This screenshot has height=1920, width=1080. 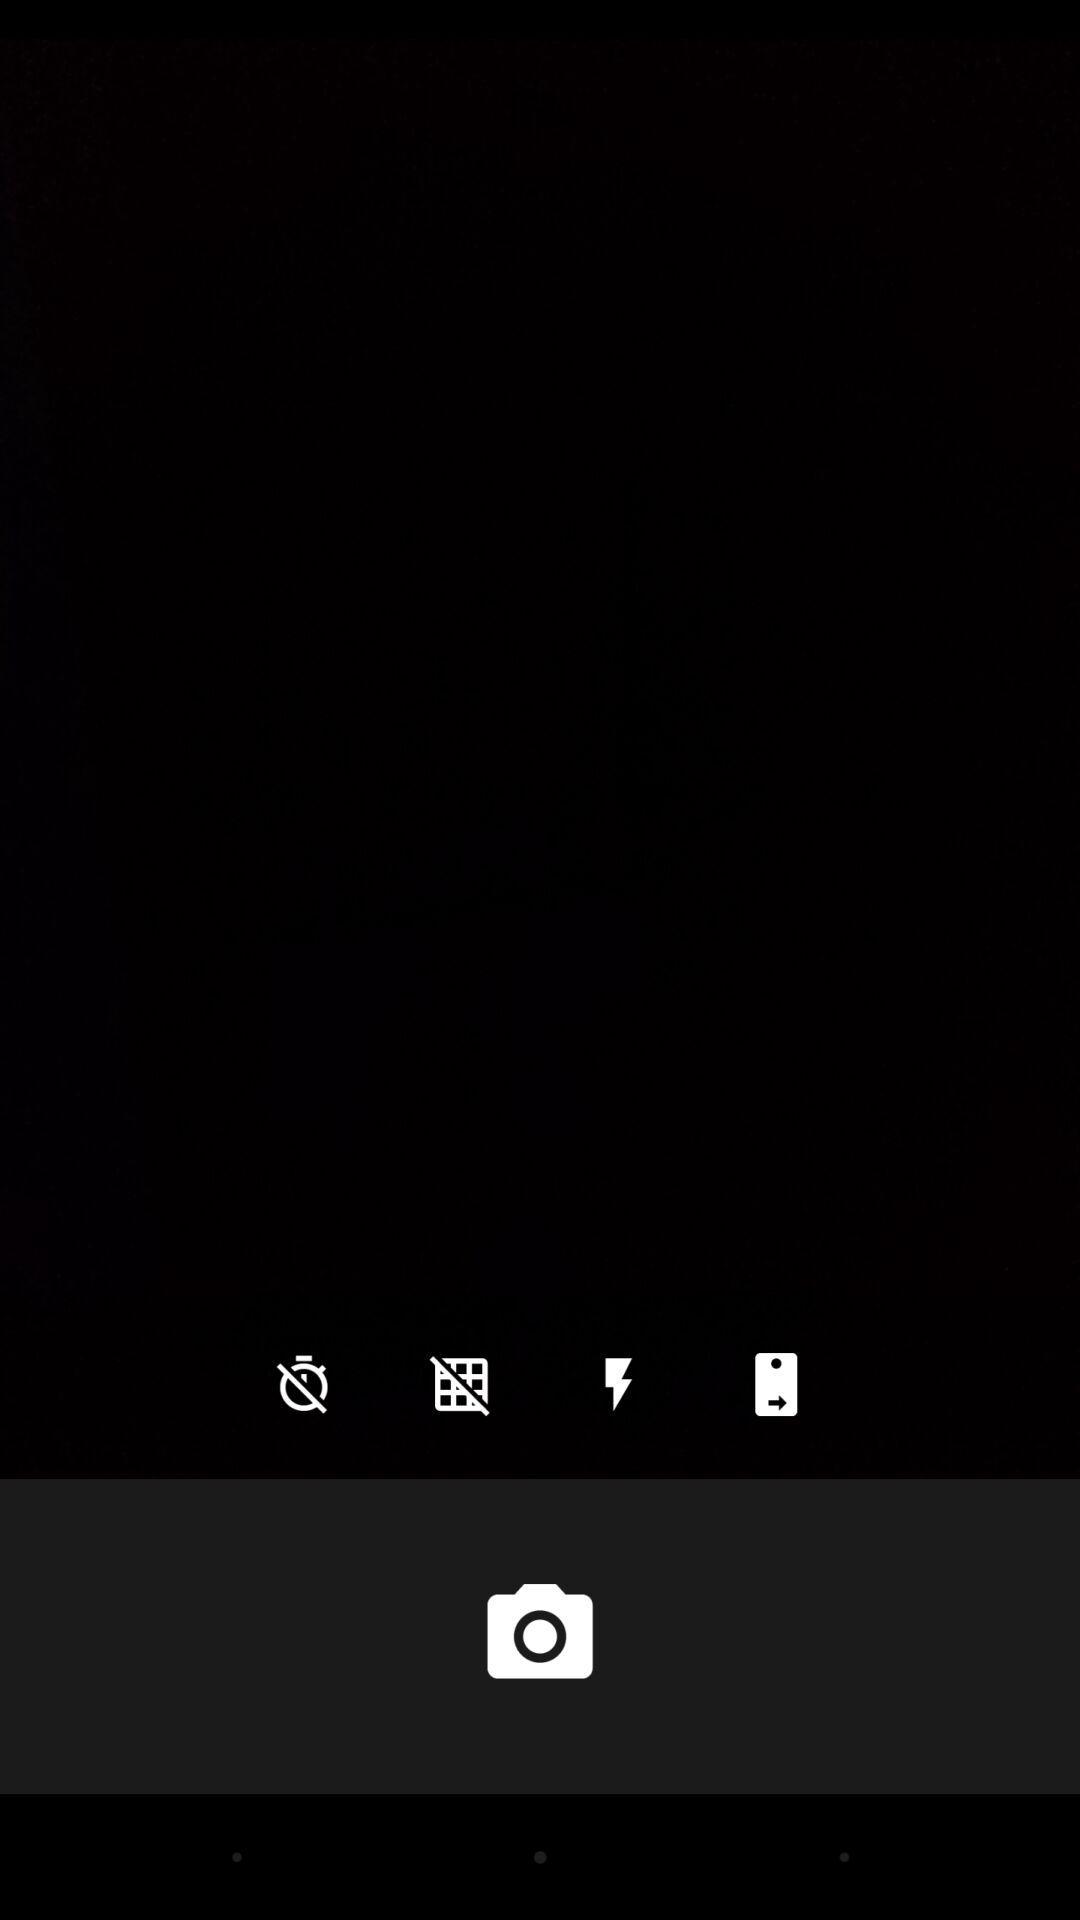 What do you see at coordinates (303, 1383) in the screenshot?
I see `the item at the bottom left corner` at bounding box center [303, 1383].